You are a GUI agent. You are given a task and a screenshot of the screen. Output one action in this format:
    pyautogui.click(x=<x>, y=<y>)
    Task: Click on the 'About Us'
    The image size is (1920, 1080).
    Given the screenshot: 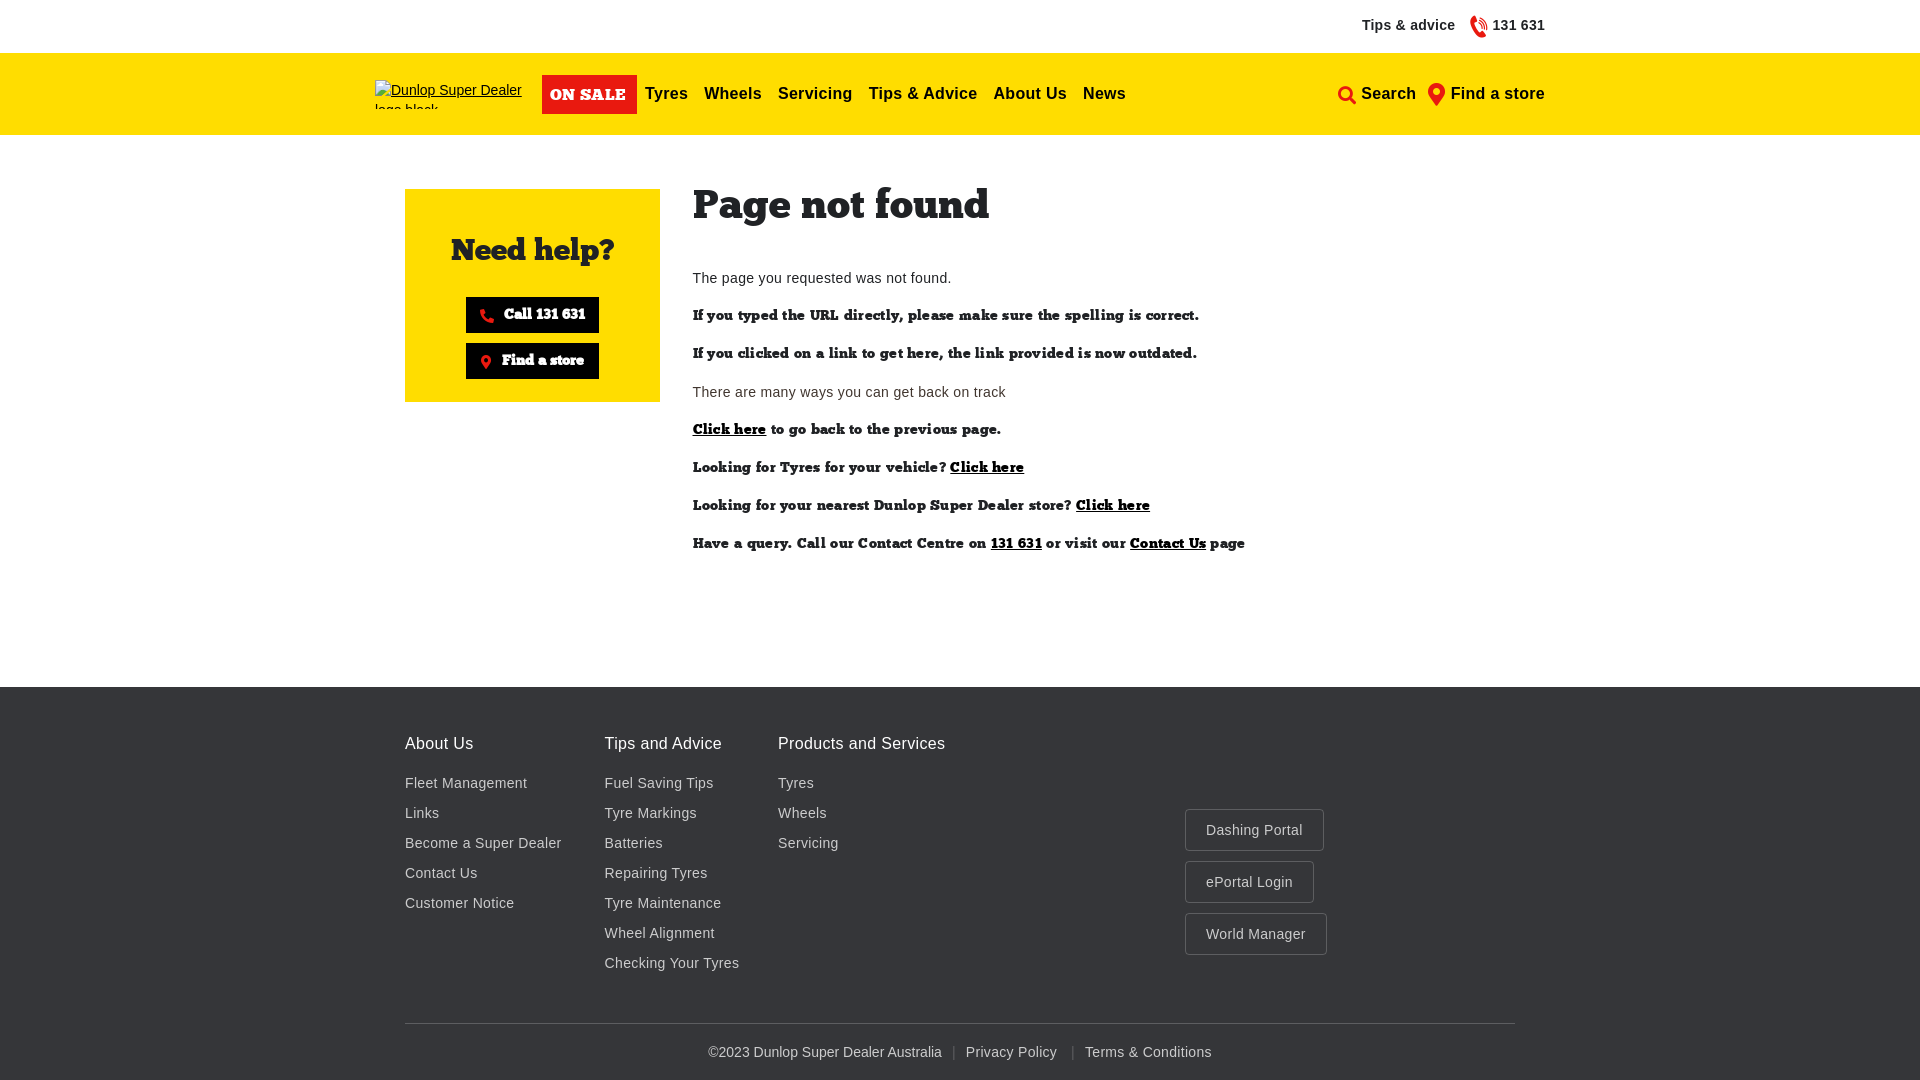 What is the action you would take?
    pyautogui.click(x=1031, y=93)
    